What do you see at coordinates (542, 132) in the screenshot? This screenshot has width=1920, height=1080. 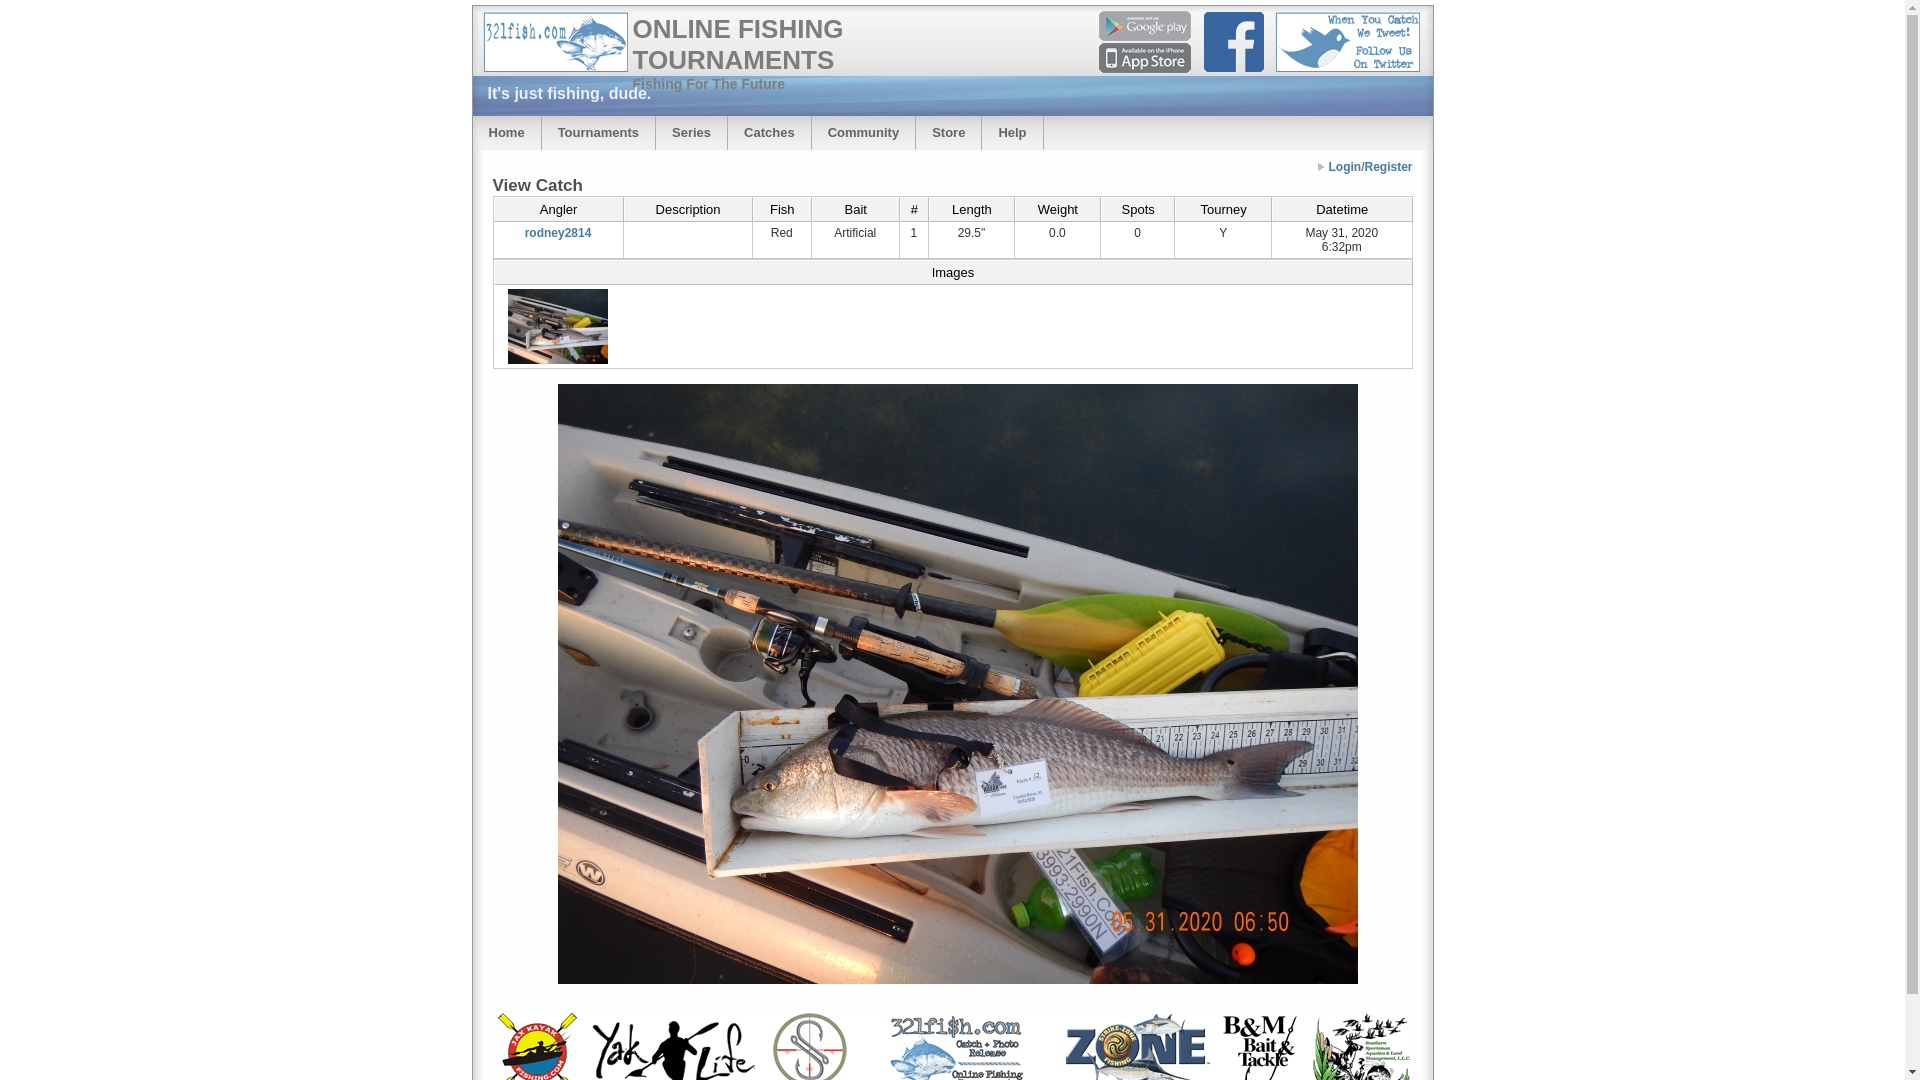 I see `'Tournaments'` at bounding box center [542, 132].